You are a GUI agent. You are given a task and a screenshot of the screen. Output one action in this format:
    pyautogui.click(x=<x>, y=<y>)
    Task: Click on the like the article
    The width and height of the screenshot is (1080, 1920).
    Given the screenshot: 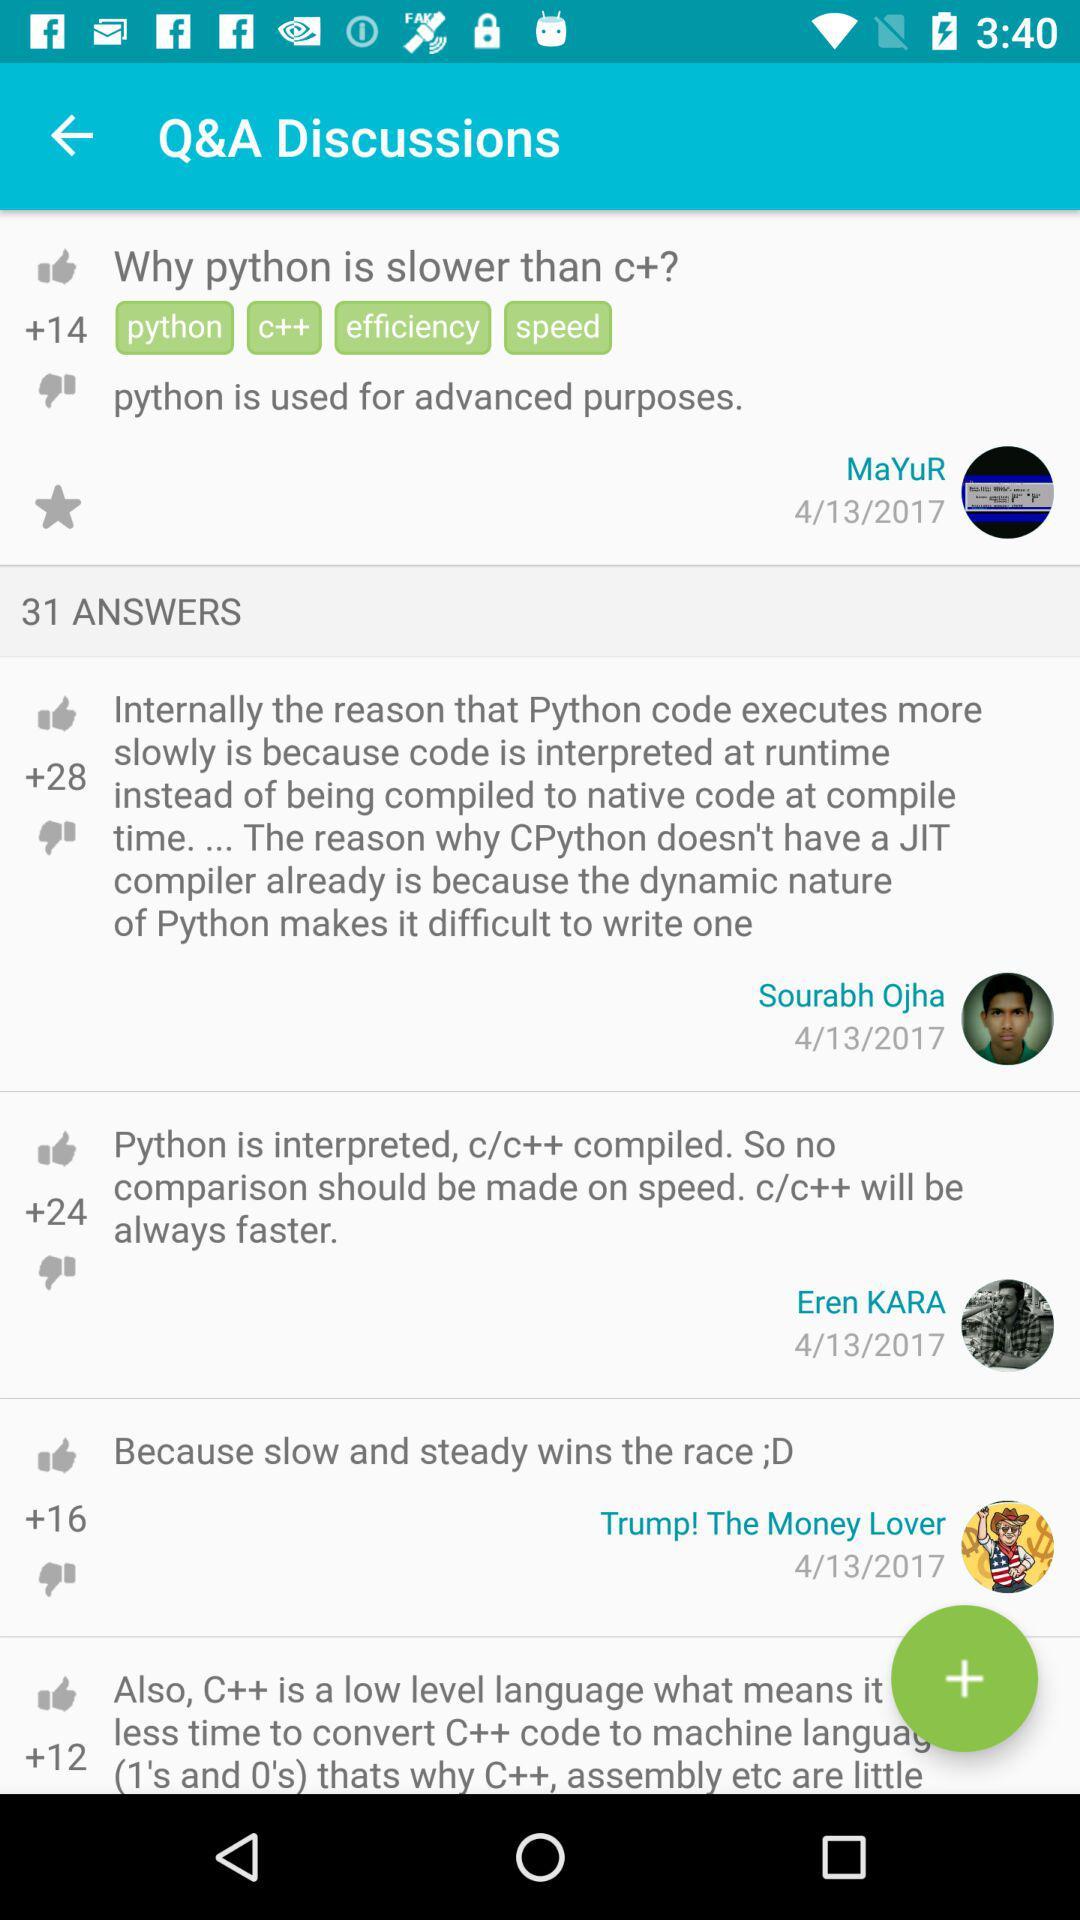 What is the action you would take?
    pyautogui.click(x=55, y=265)
    